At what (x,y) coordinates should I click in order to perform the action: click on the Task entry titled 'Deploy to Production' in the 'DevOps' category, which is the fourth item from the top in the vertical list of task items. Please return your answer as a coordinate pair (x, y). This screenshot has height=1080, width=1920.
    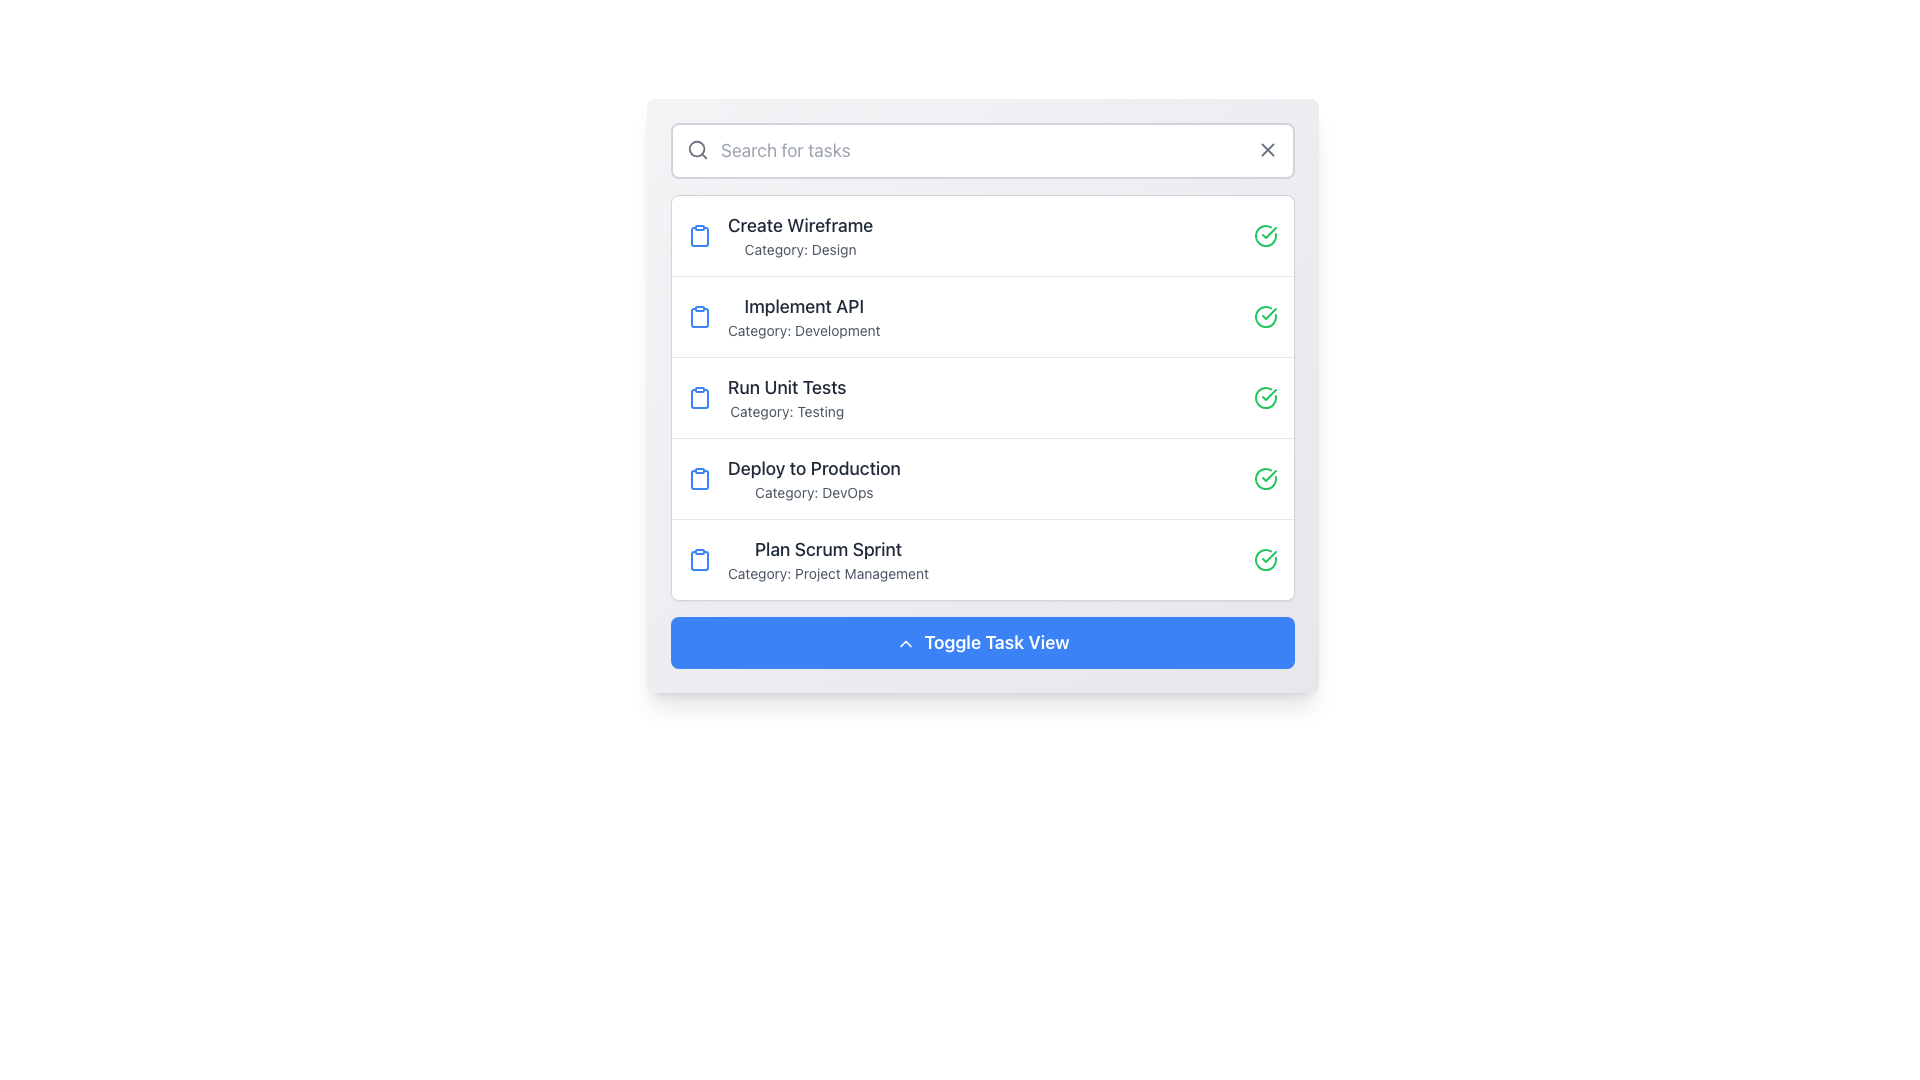
    Looking at the image, I should click on (793, 478).